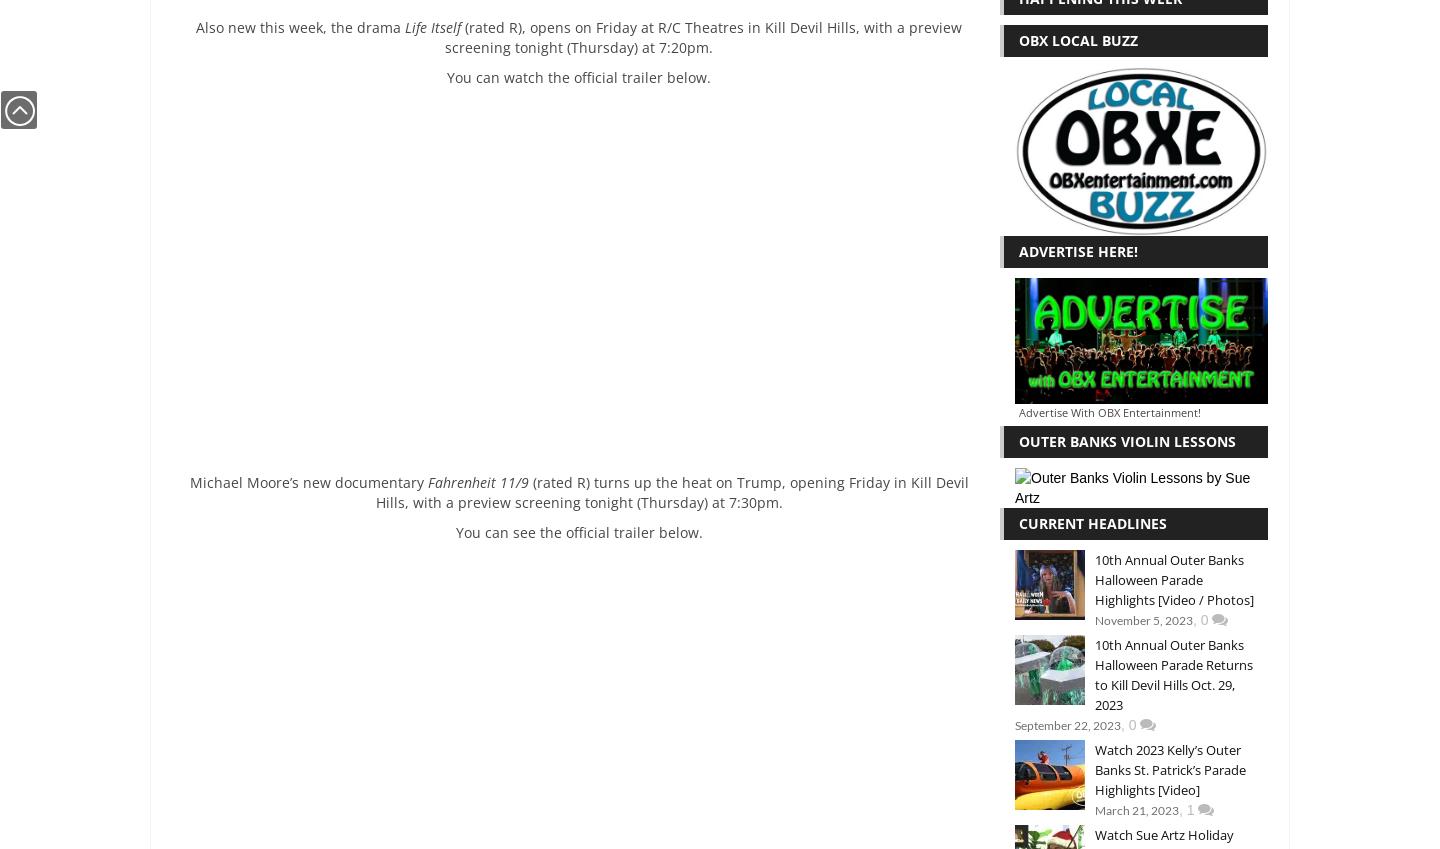  What do you see at coordinates (1091, 522) in the screenshot?
I see `'Current Headlines'` at bounding box center [1091, 522].